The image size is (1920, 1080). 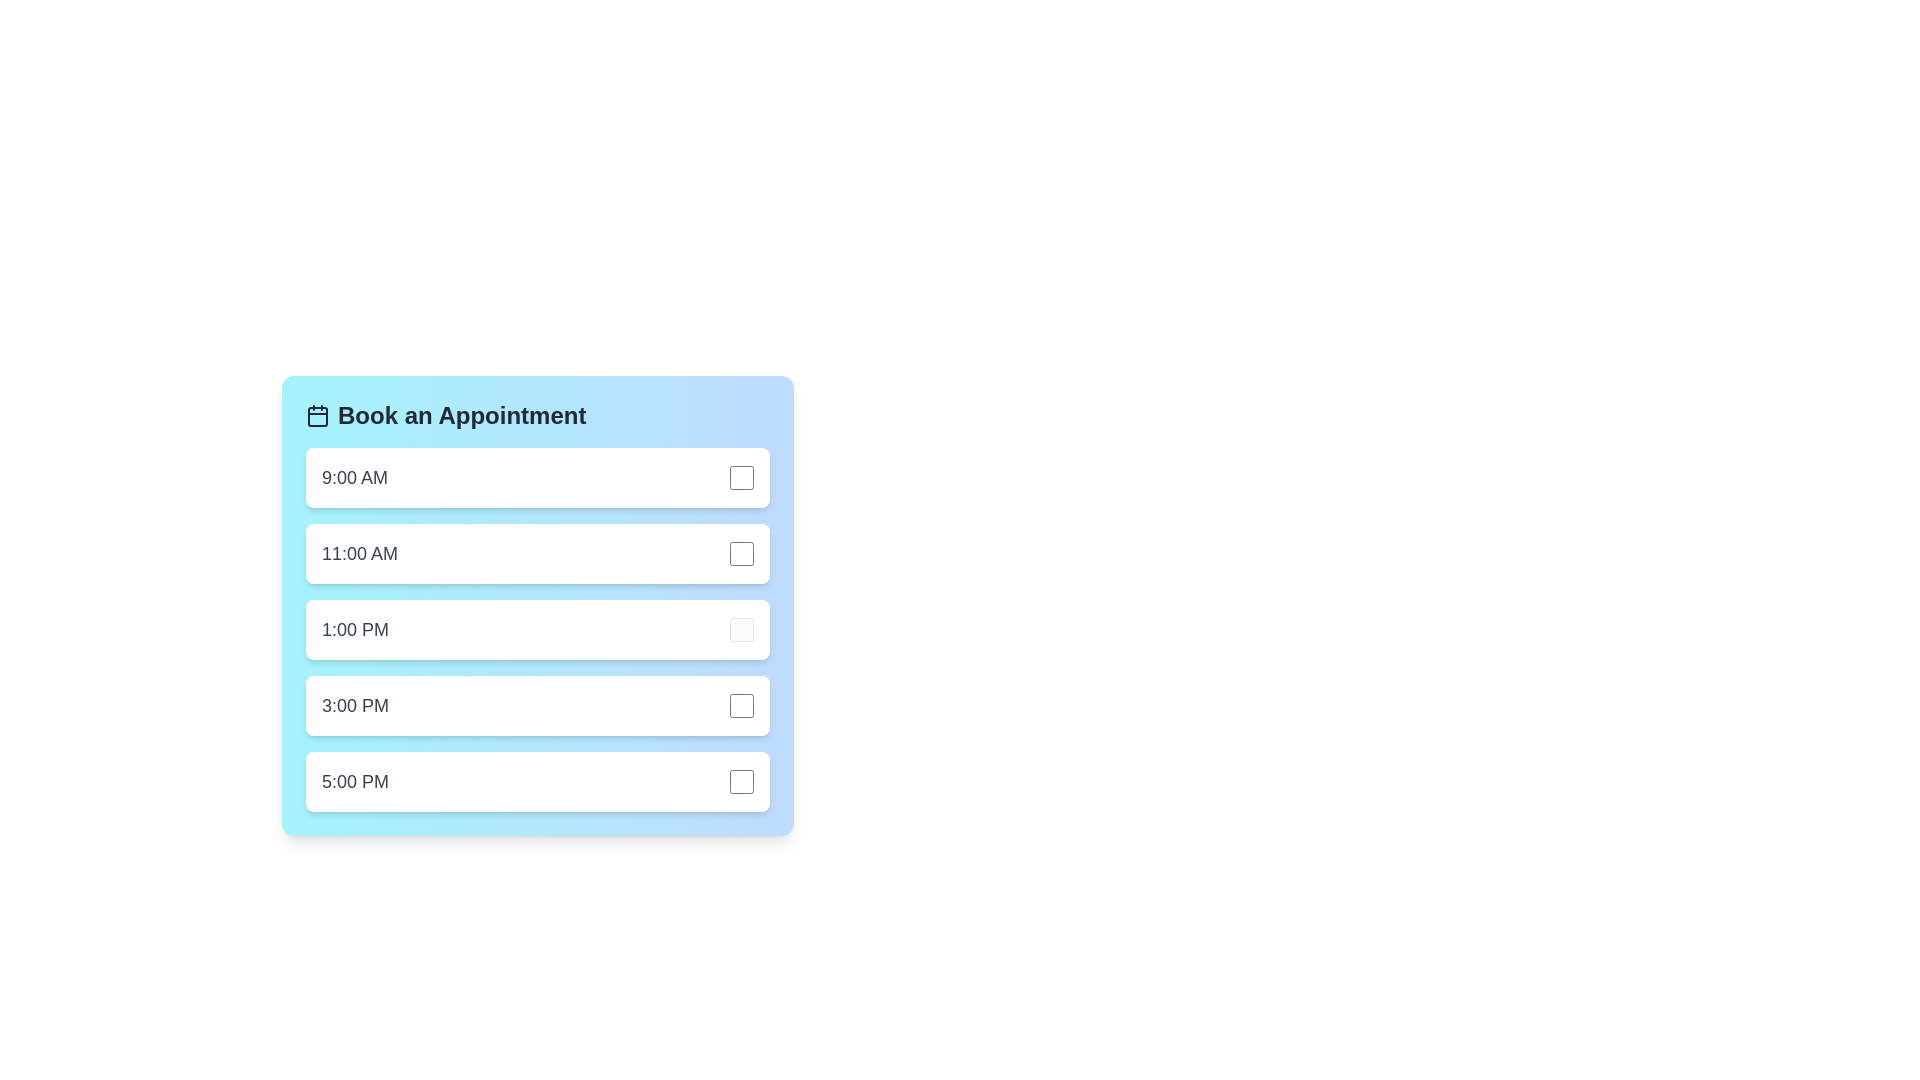 What do you see at coordinates (537, 628) in the screenshot?
I see `the time slot for 1:00 PM` at bounding box center [537, 628].